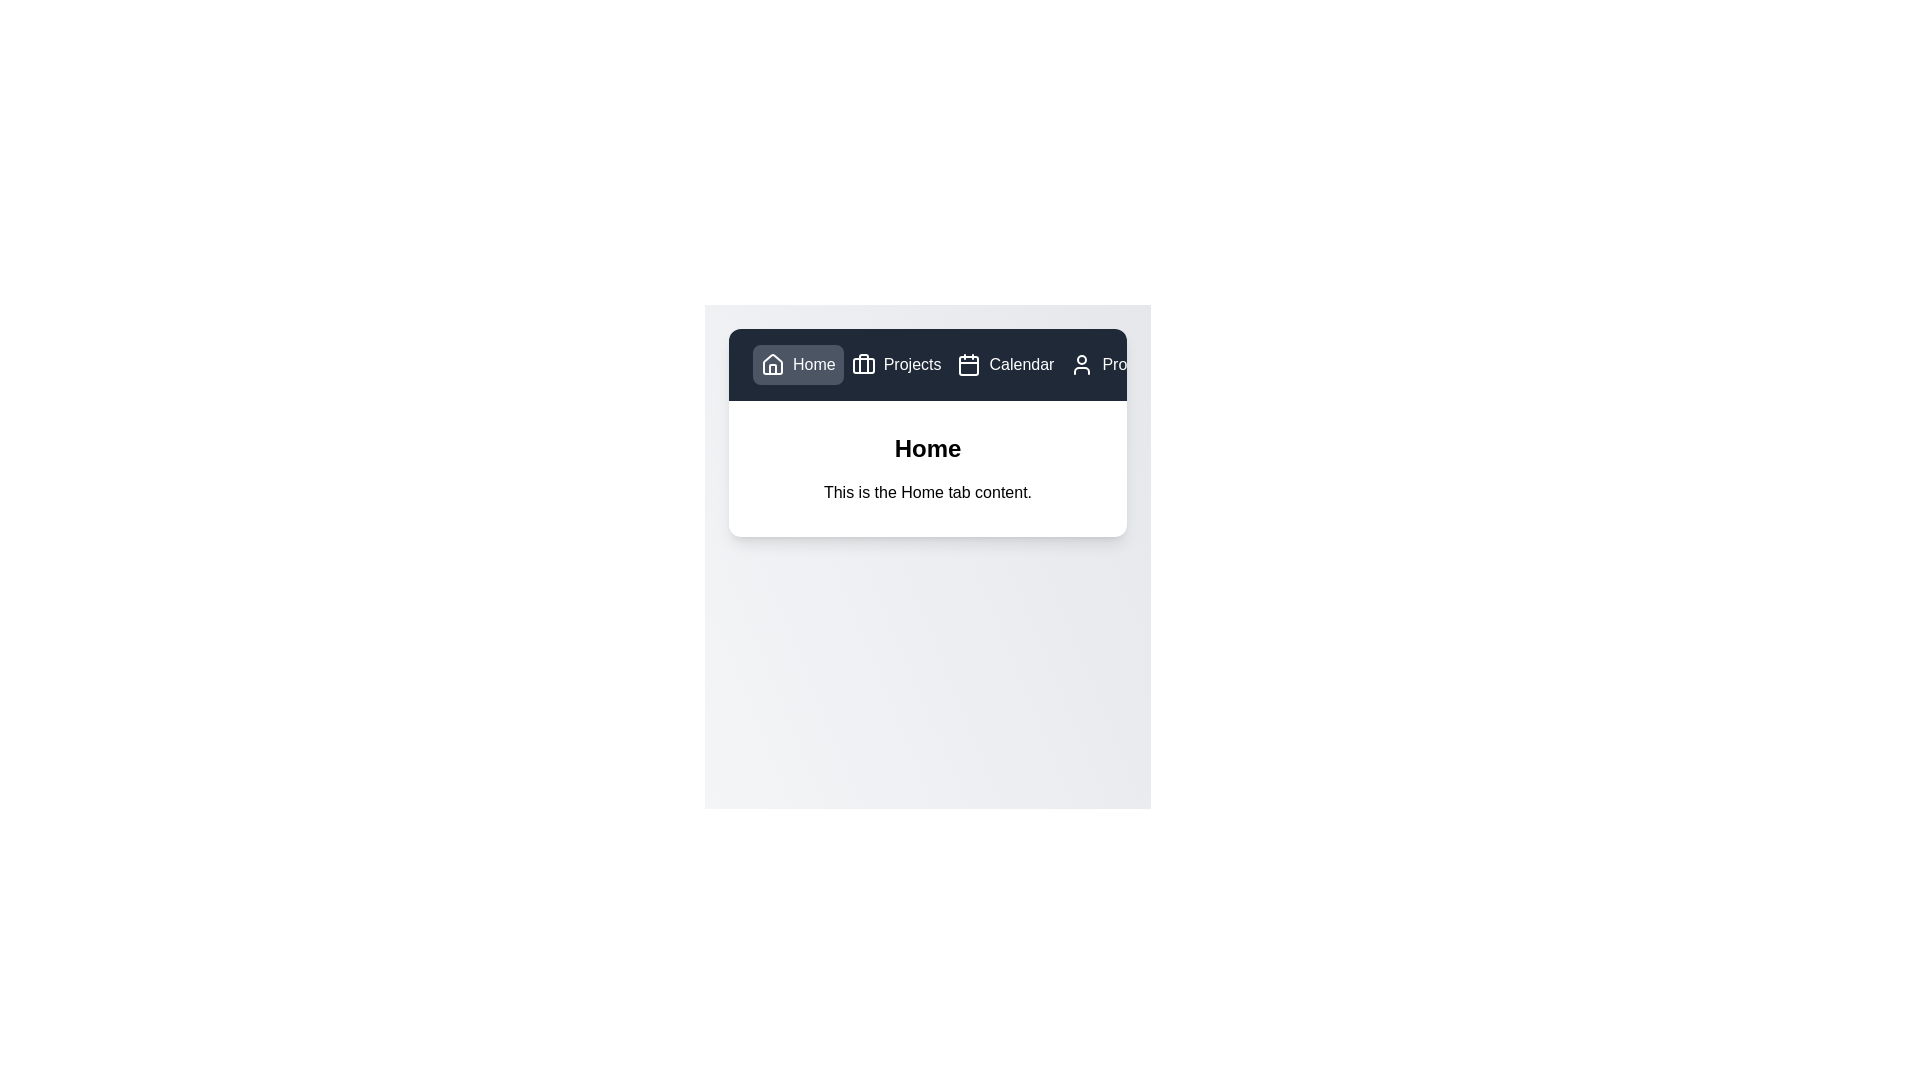  I want to click on the Home tab by clicking on its button, so click(796, 365).